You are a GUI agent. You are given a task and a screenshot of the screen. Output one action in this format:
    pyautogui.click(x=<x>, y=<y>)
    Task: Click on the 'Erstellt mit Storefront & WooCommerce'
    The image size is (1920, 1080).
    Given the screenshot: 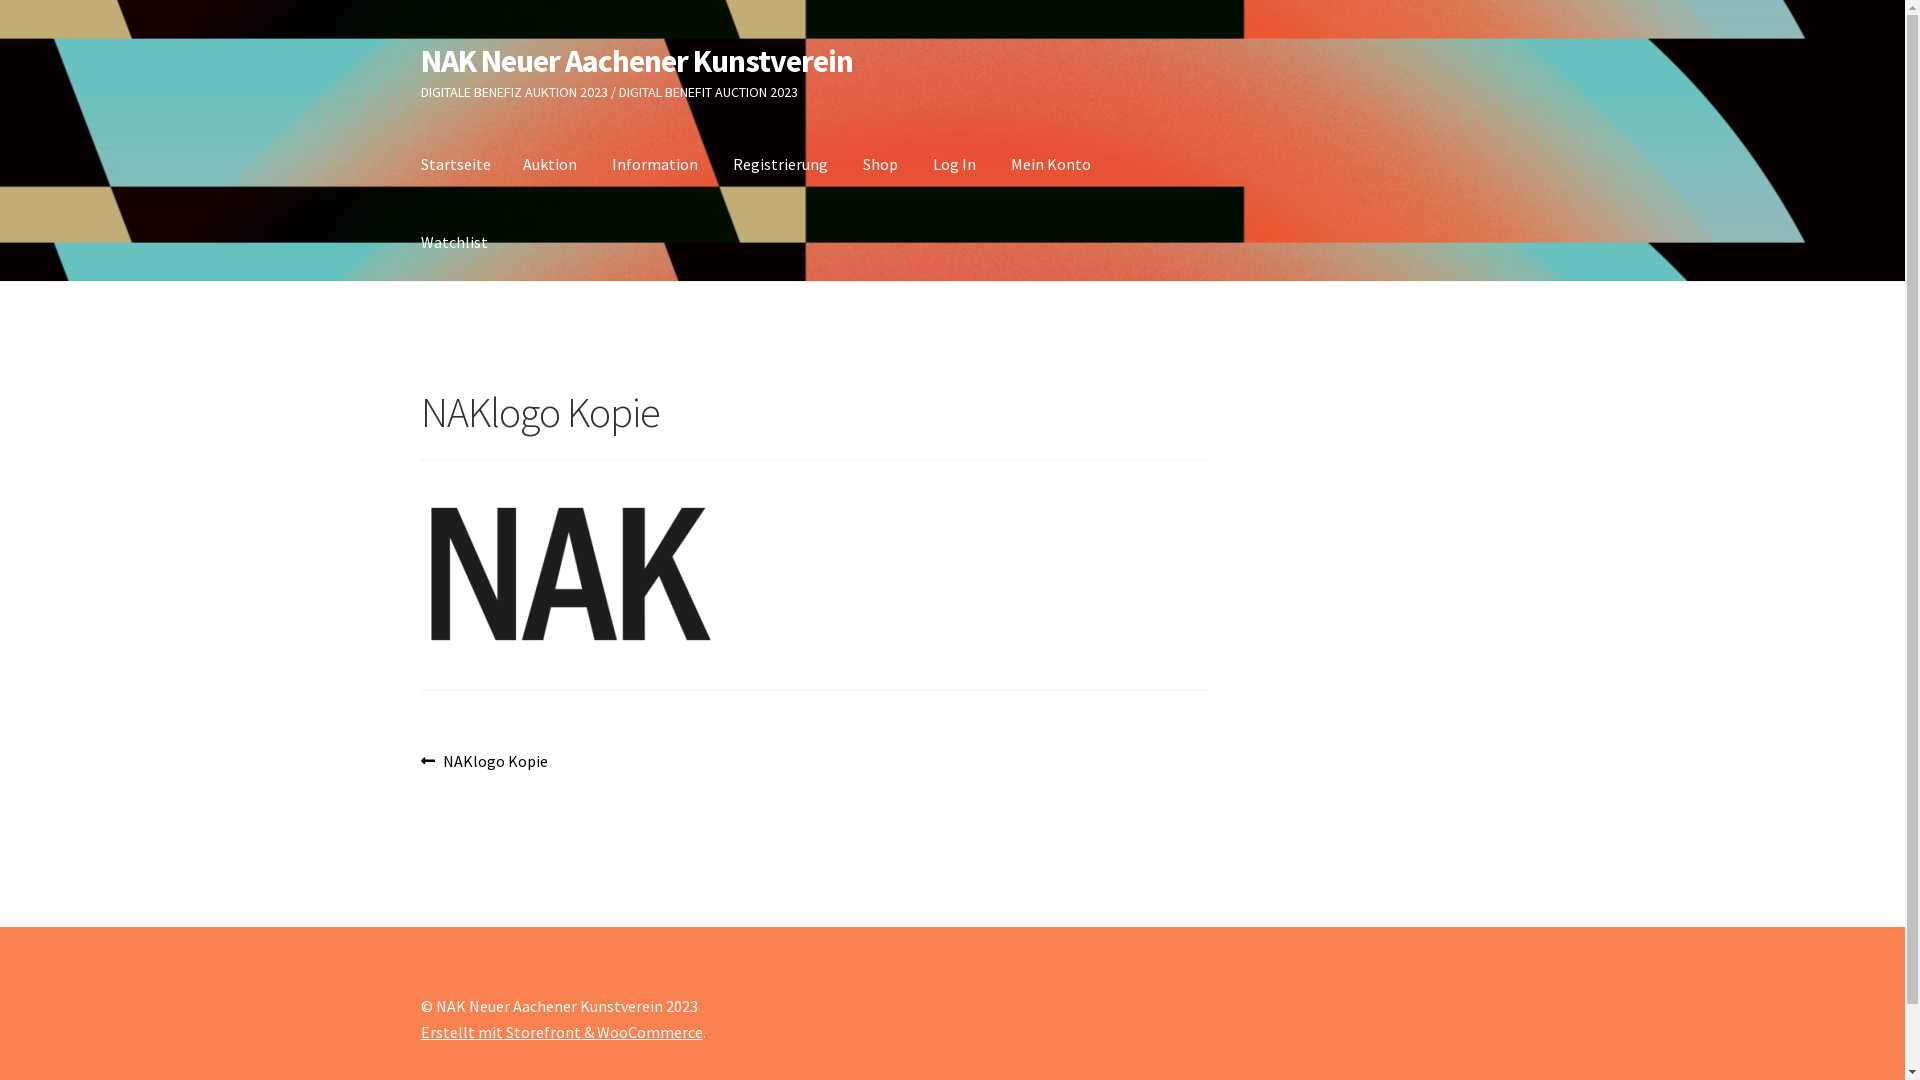 What is the action you would take?
    pyautogui.click(x=560, y=1032)
    